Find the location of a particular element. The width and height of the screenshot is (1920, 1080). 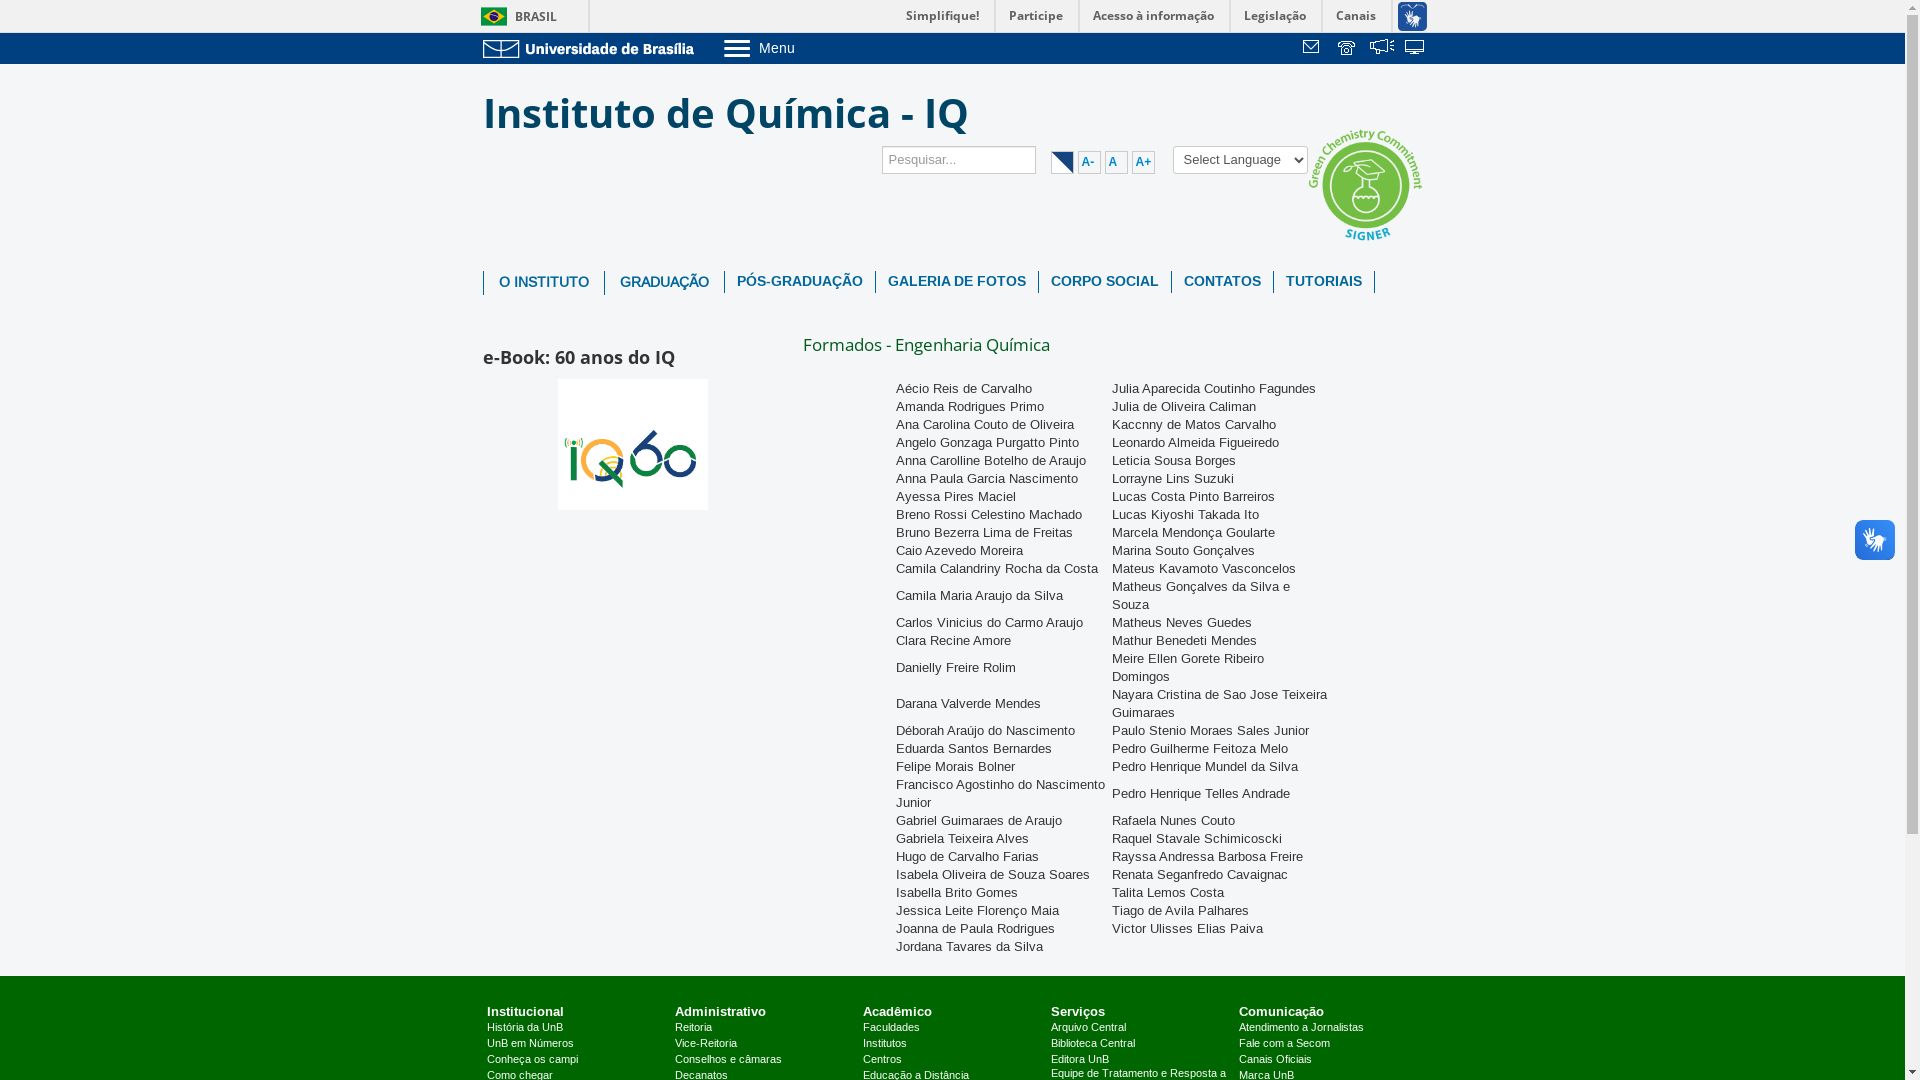

'Biblioteca Central' is located at coordinates (1092, 1043).